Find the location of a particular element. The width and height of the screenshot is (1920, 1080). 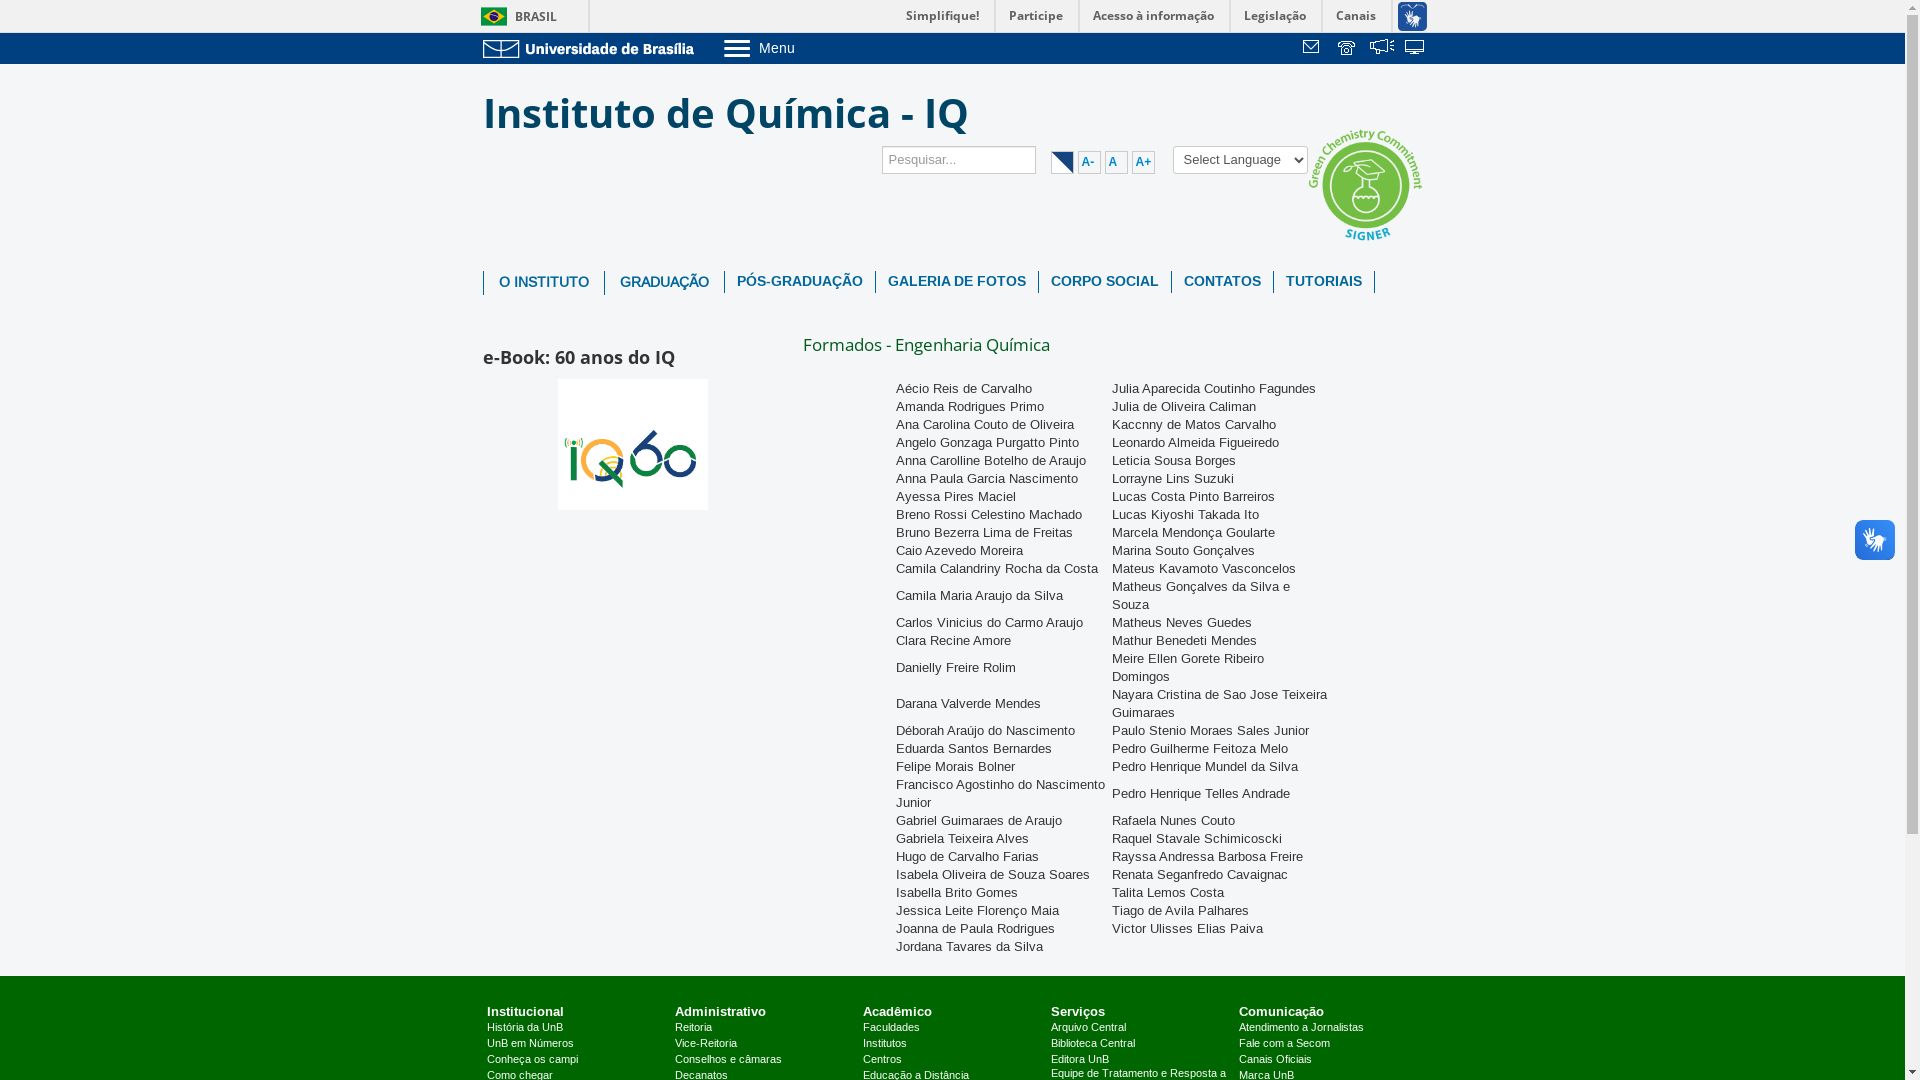

'Biblioteca Central' is located at coordinates (1092, 1043).